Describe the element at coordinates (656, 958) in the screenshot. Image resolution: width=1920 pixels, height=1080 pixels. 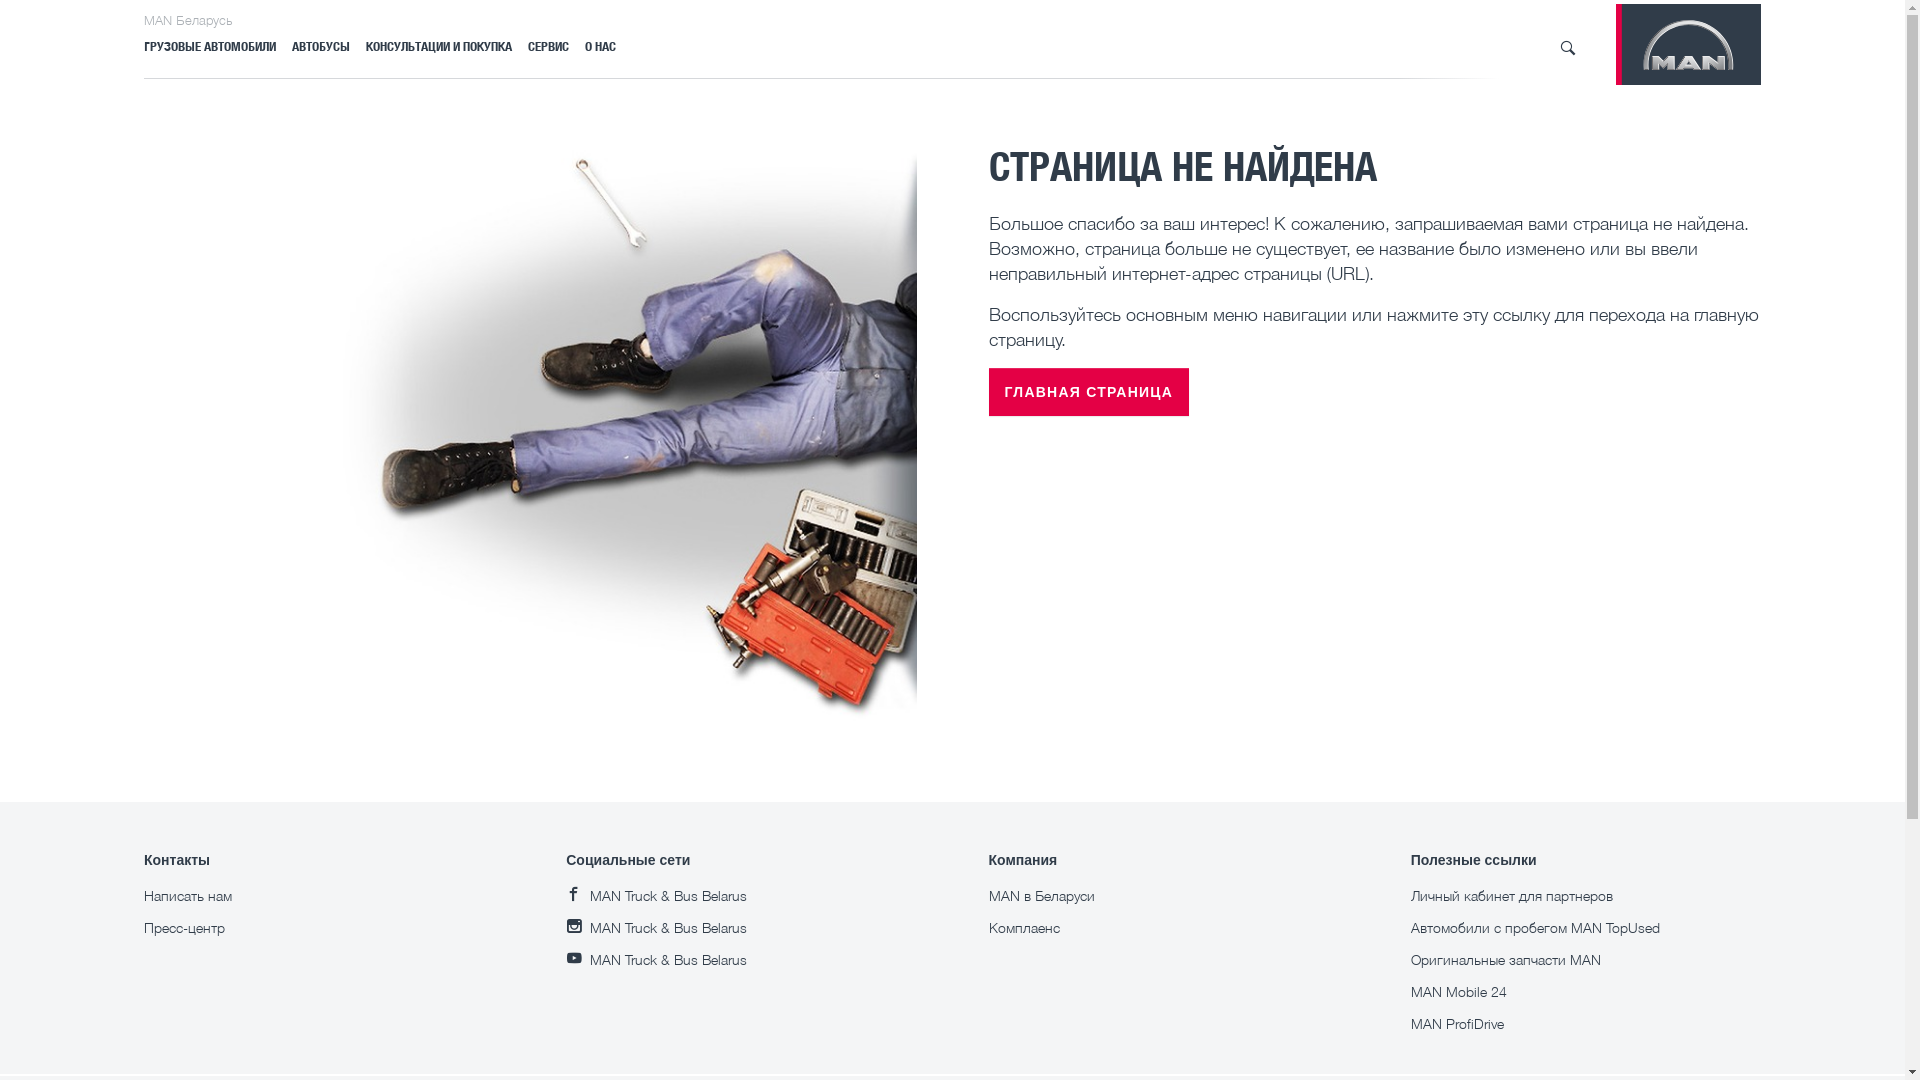
I see `'MAN Truck & Bus Belarus'` at that location.